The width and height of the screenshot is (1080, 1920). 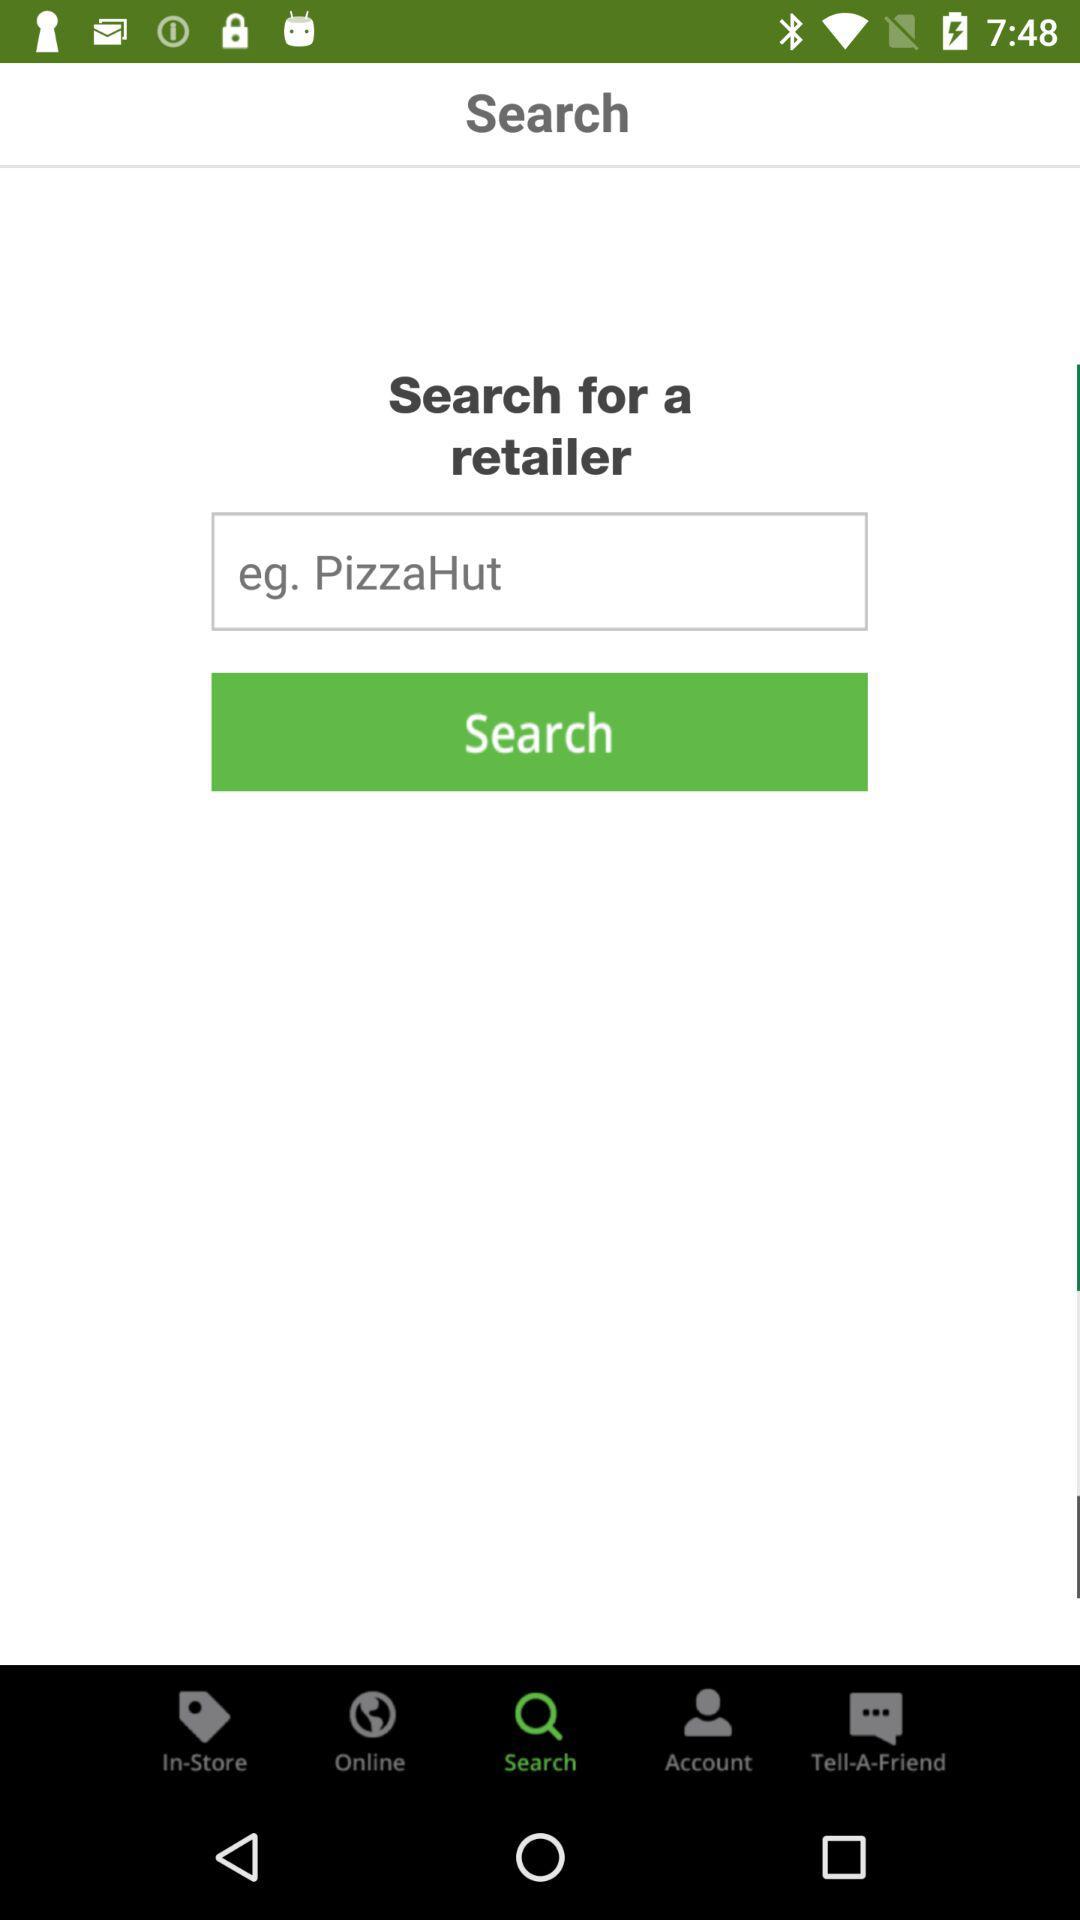 I want to click on store button, so click(x=204, y=1728).